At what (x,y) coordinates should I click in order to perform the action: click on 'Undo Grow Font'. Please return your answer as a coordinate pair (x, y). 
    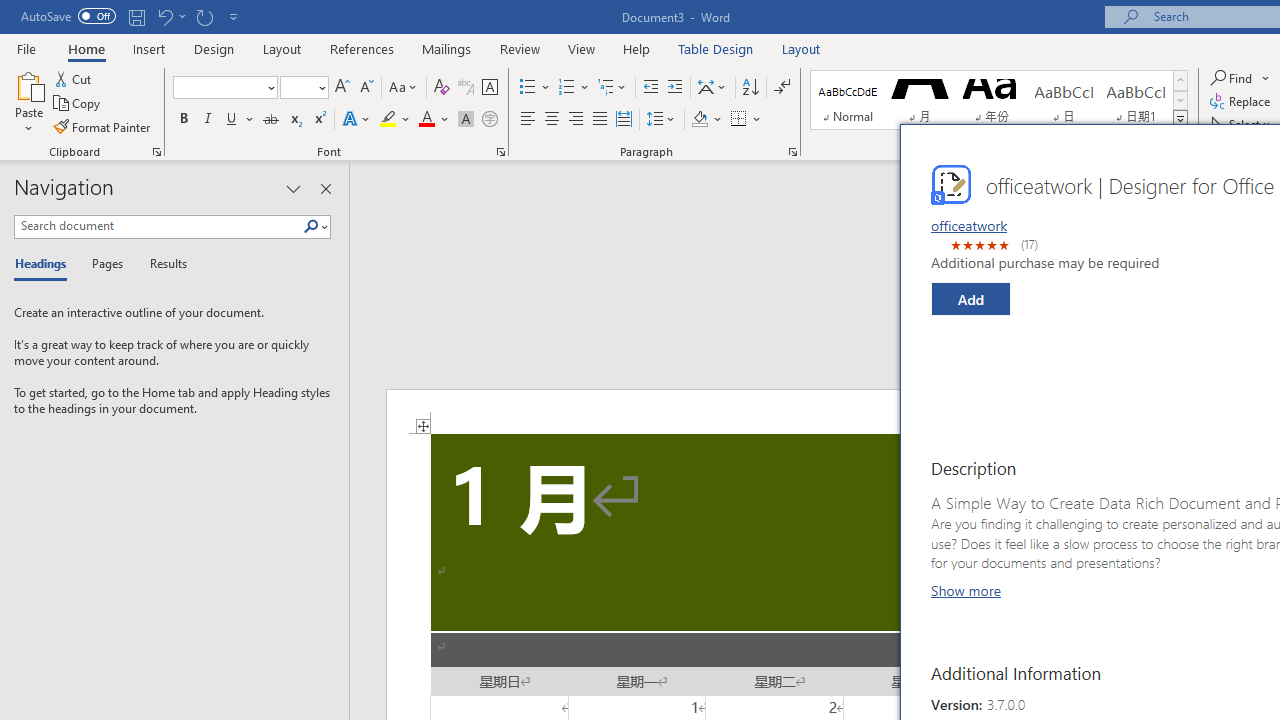
    Looking at the image, I should click on (170, 16).